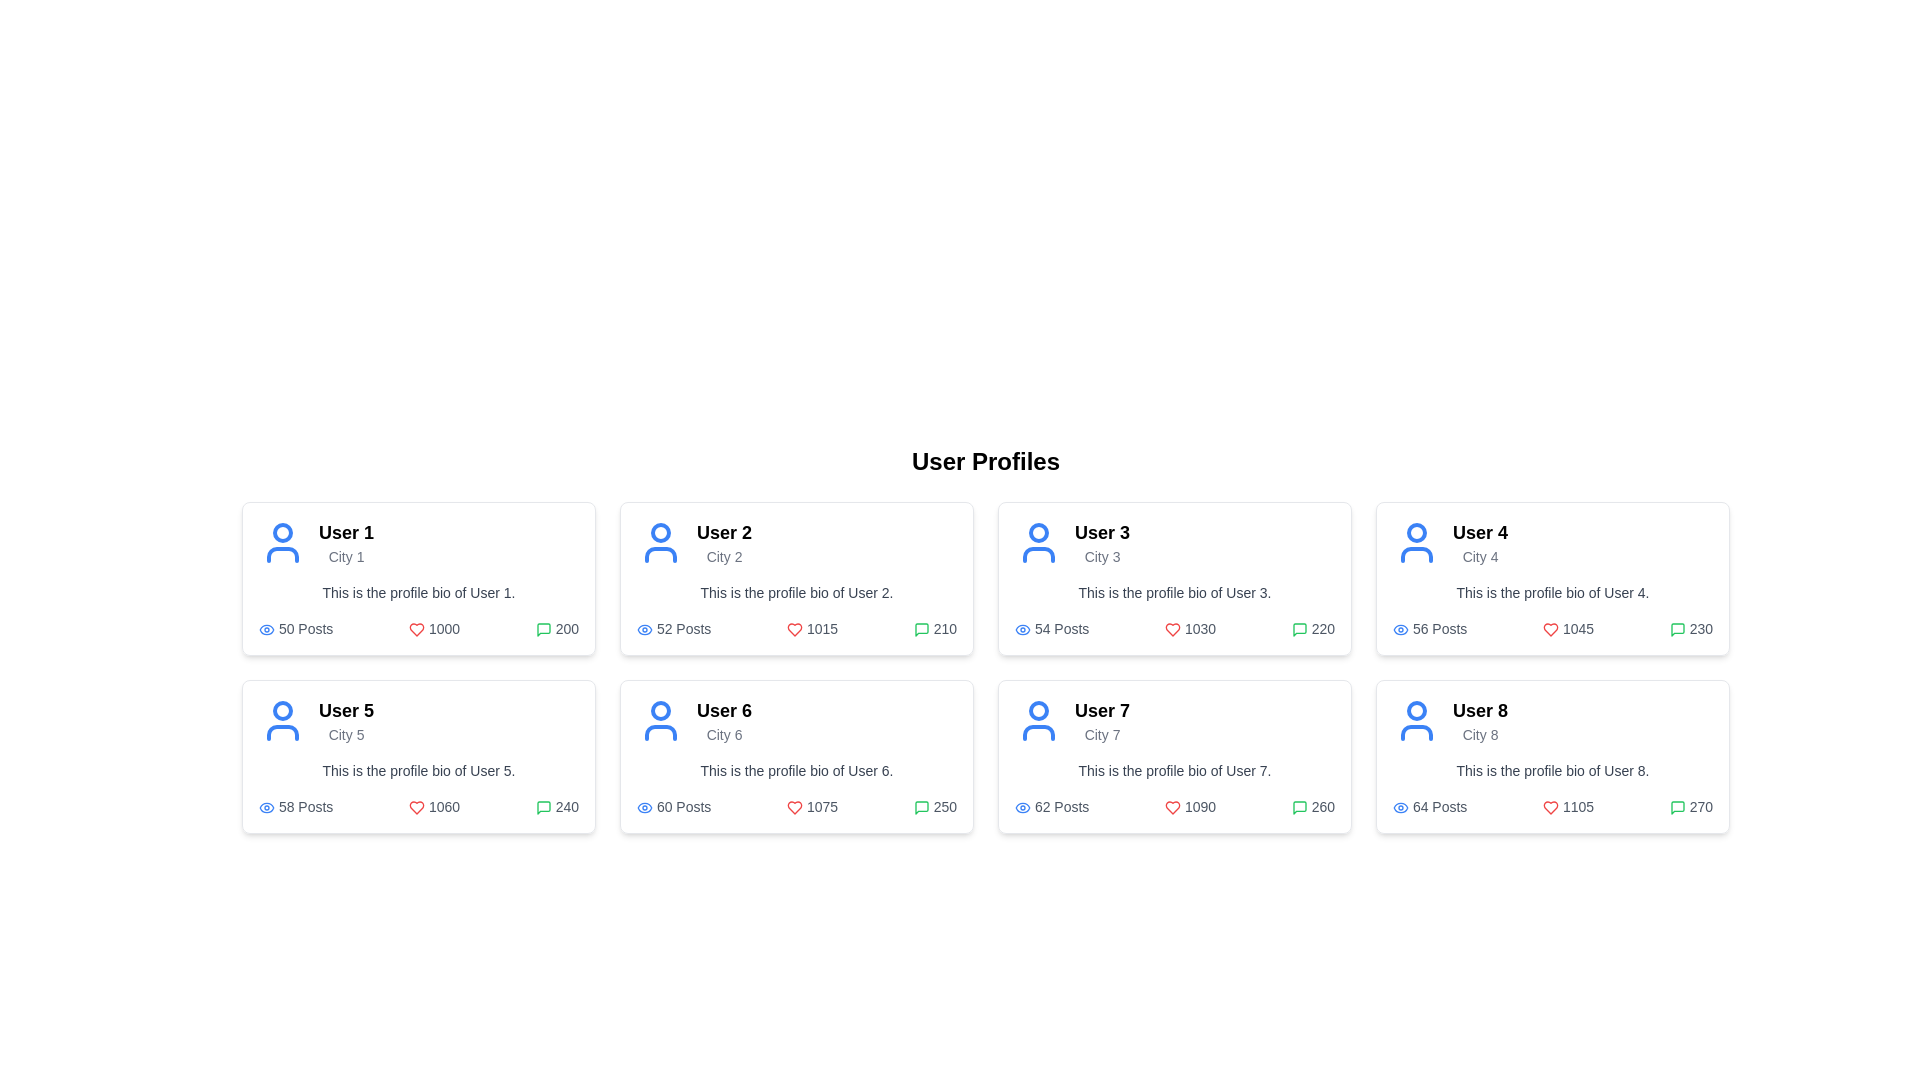  Describe the element at coordinates (1172, 628) in the screenshot. I see `the 'like' or 'favorite' icon associated with 'User 3'` at that location.